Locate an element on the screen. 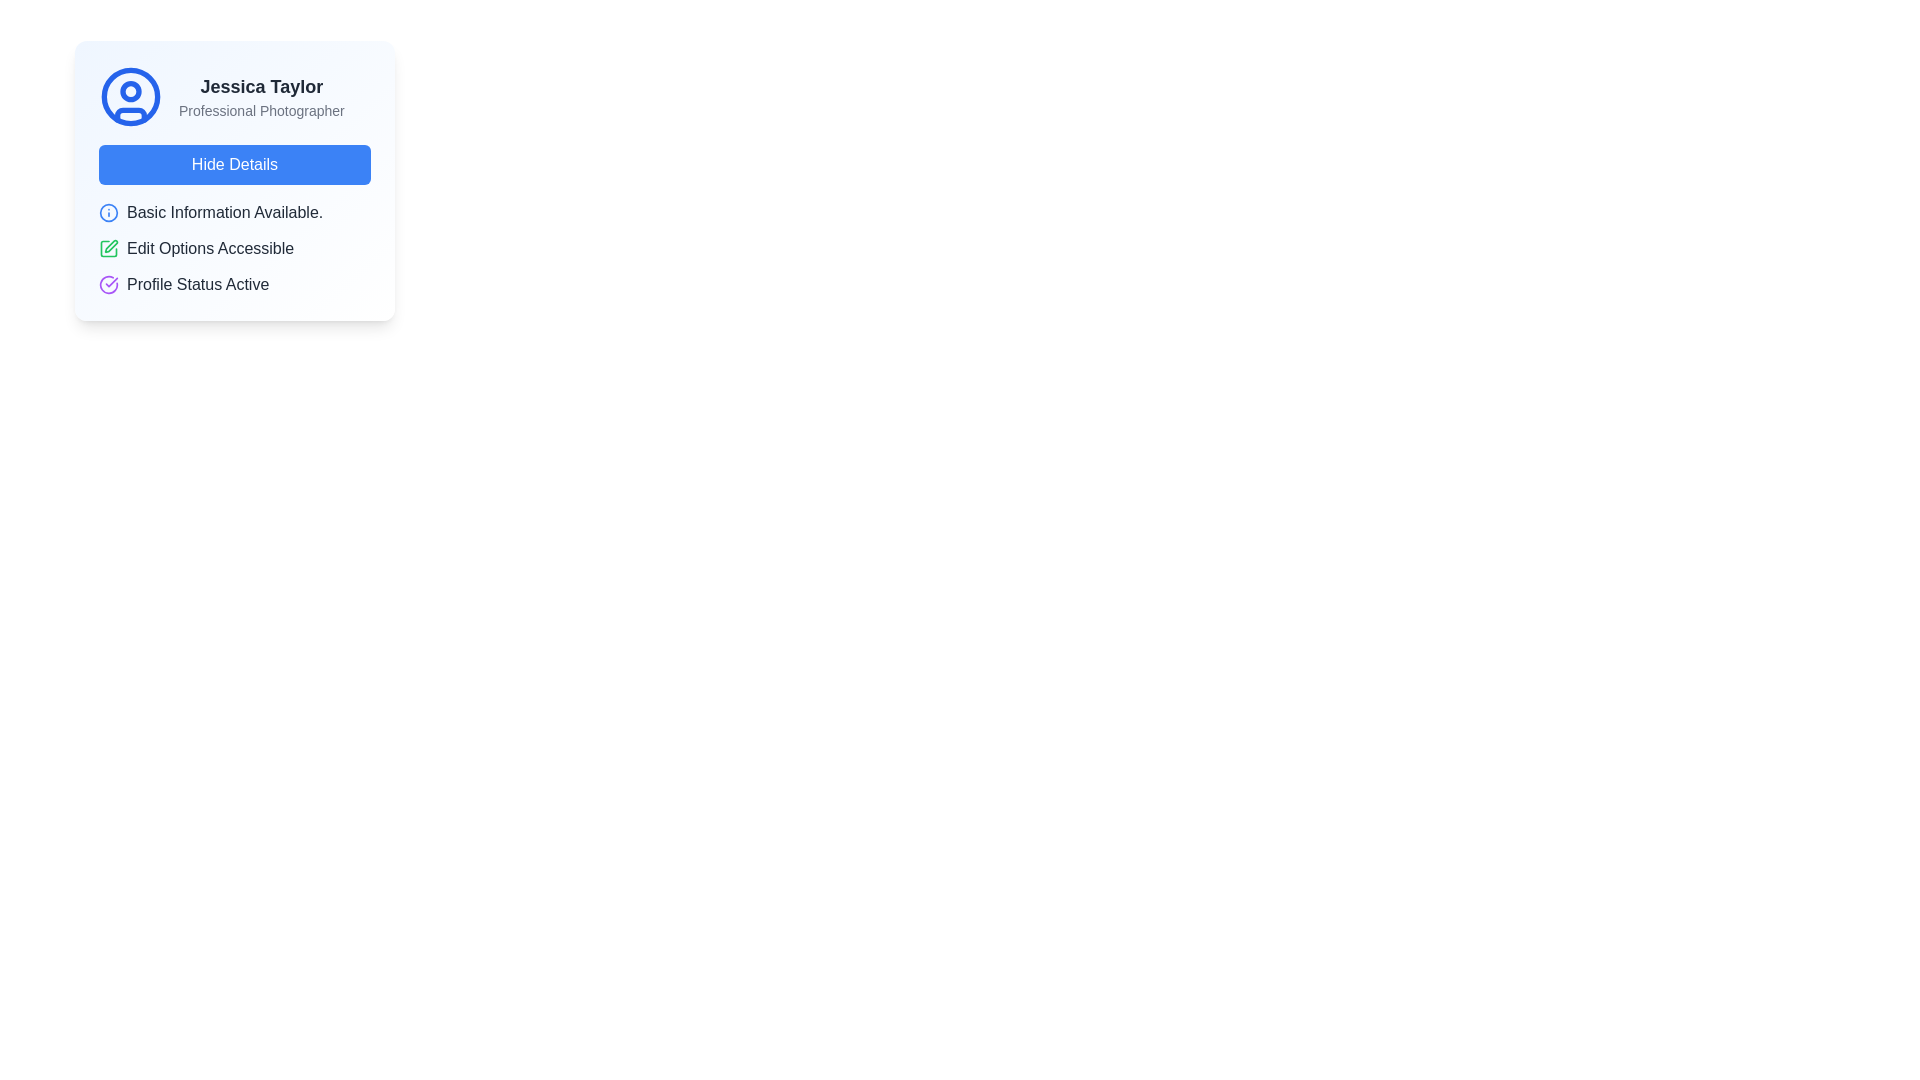 The image size is (1920, 1080). the text label that serves as the title or name of the individual associated with the card, positioned at the top section of the card, to the right of the user profile icon is located at coordinates (260, 86).